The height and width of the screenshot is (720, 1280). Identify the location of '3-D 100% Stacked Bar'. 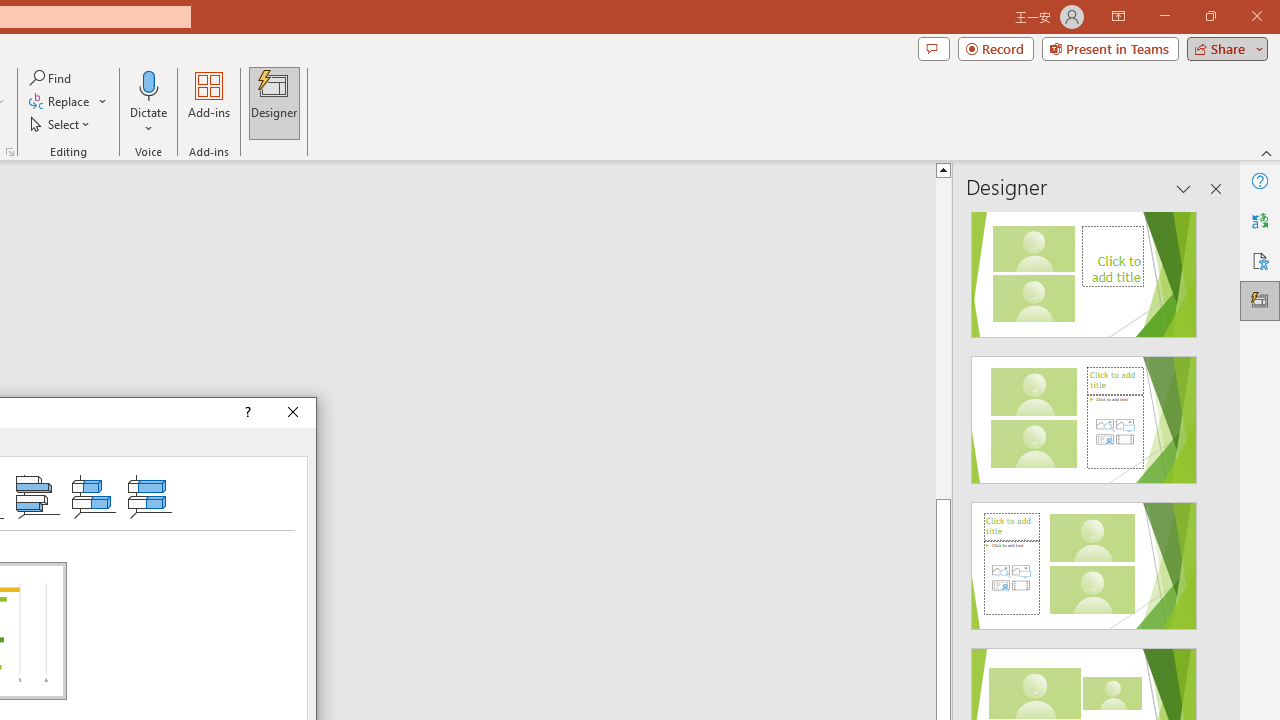
(148, 495).